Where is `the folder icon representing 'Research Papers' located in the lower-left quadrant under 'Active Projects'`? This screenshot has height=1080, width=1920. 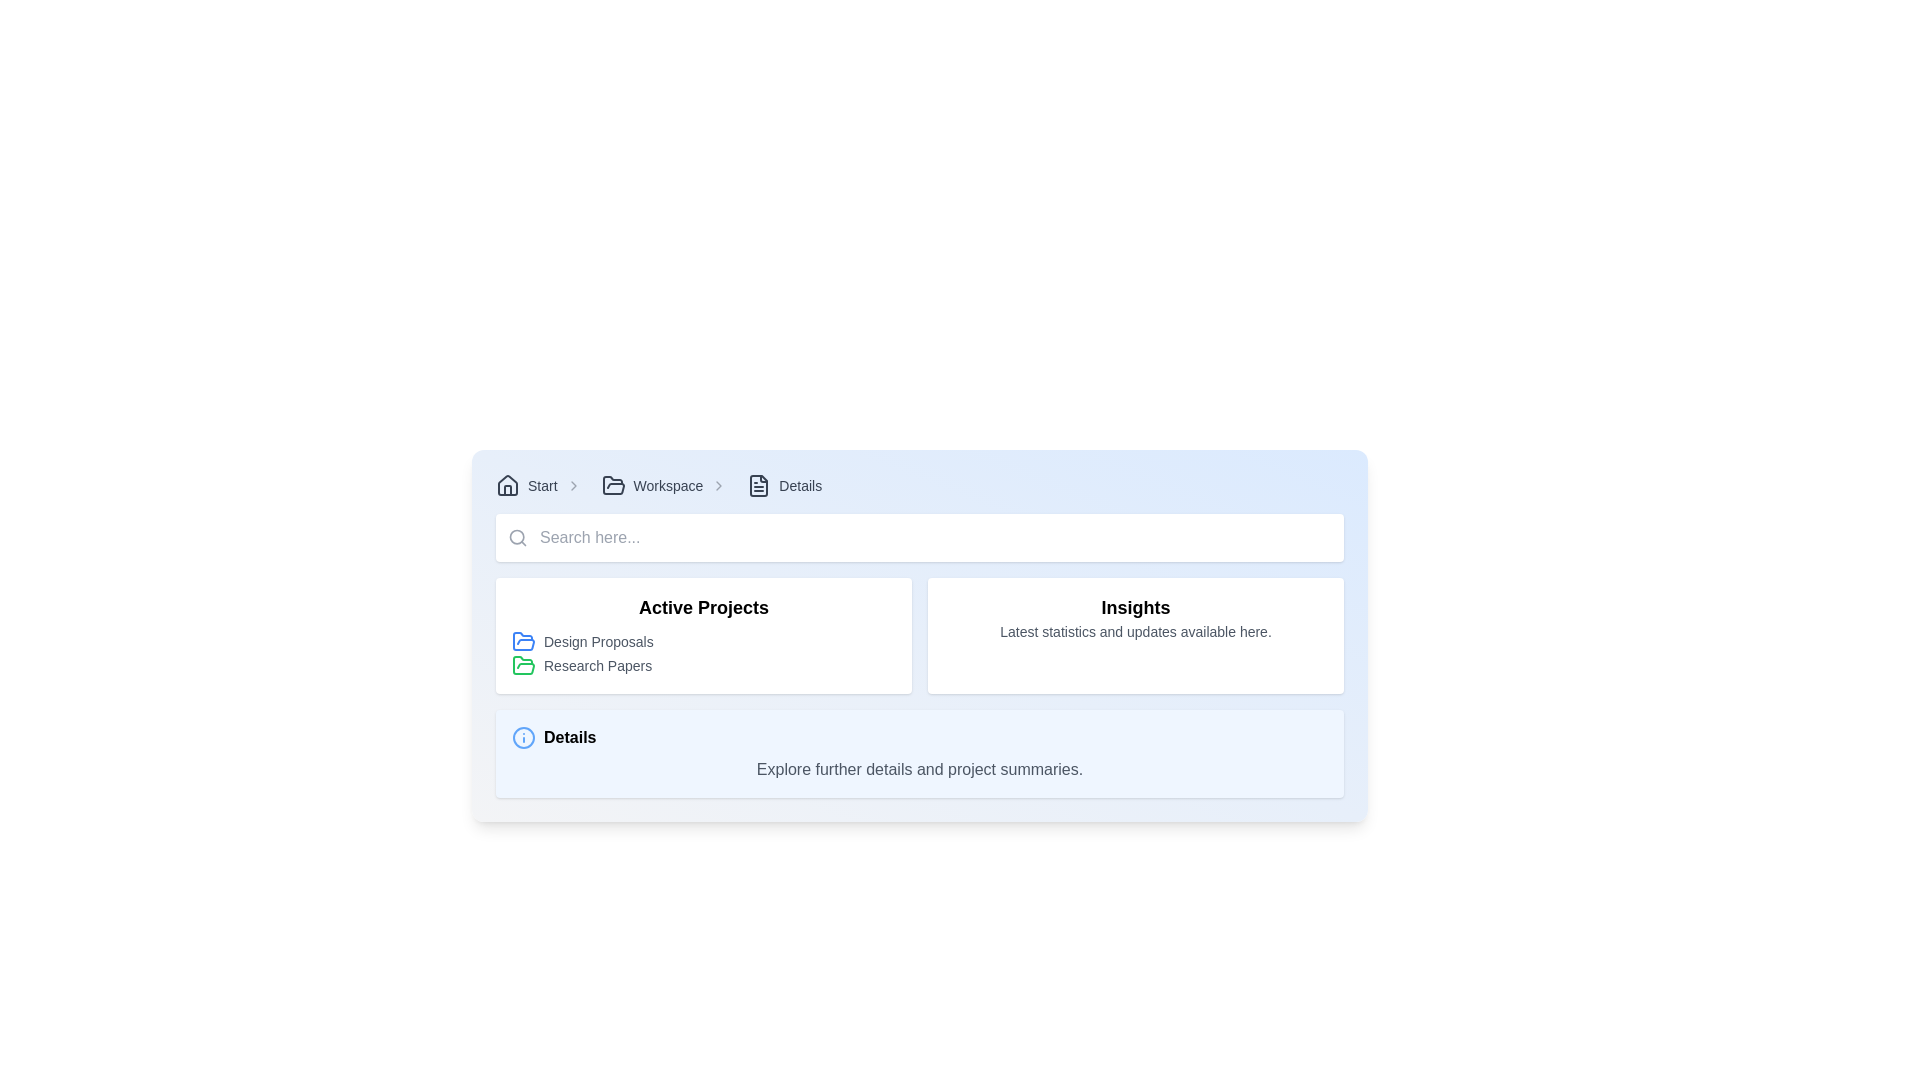
the folder icon representing 'Research Papers' located in the lower-left quadrant under 'Active Projects' is located at coordinates (523, 666).